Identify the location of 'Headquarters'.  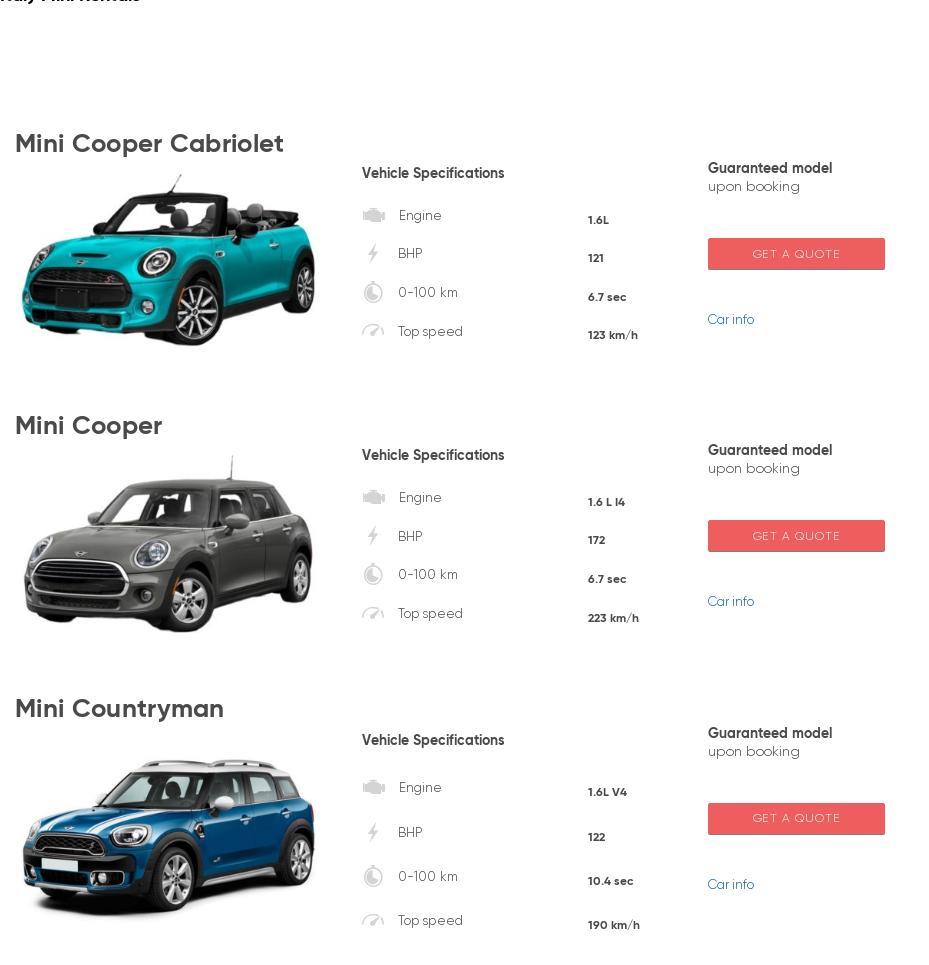
(685, 799).